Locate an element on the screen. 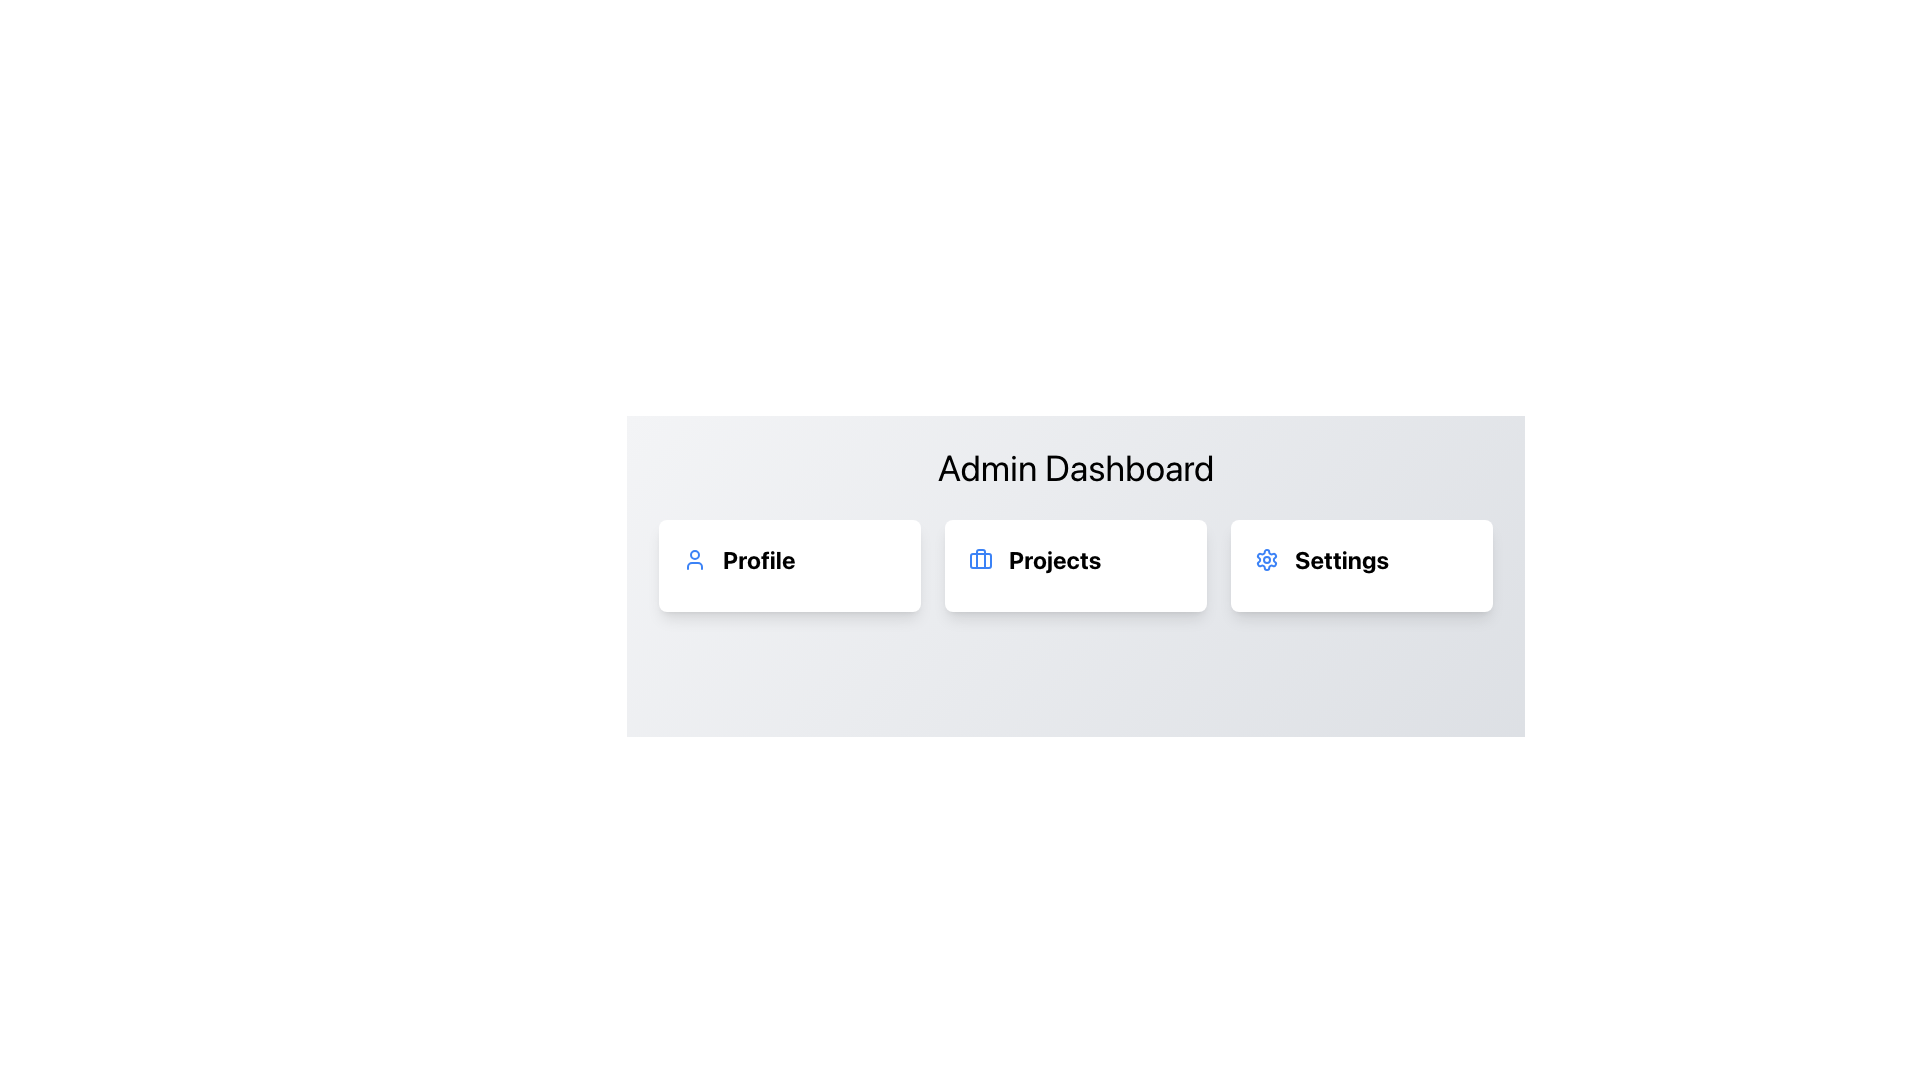  the center button-like card in the grid layout beneath the 'Admin Dashboard' heading is located at coordinates (1074, 566).